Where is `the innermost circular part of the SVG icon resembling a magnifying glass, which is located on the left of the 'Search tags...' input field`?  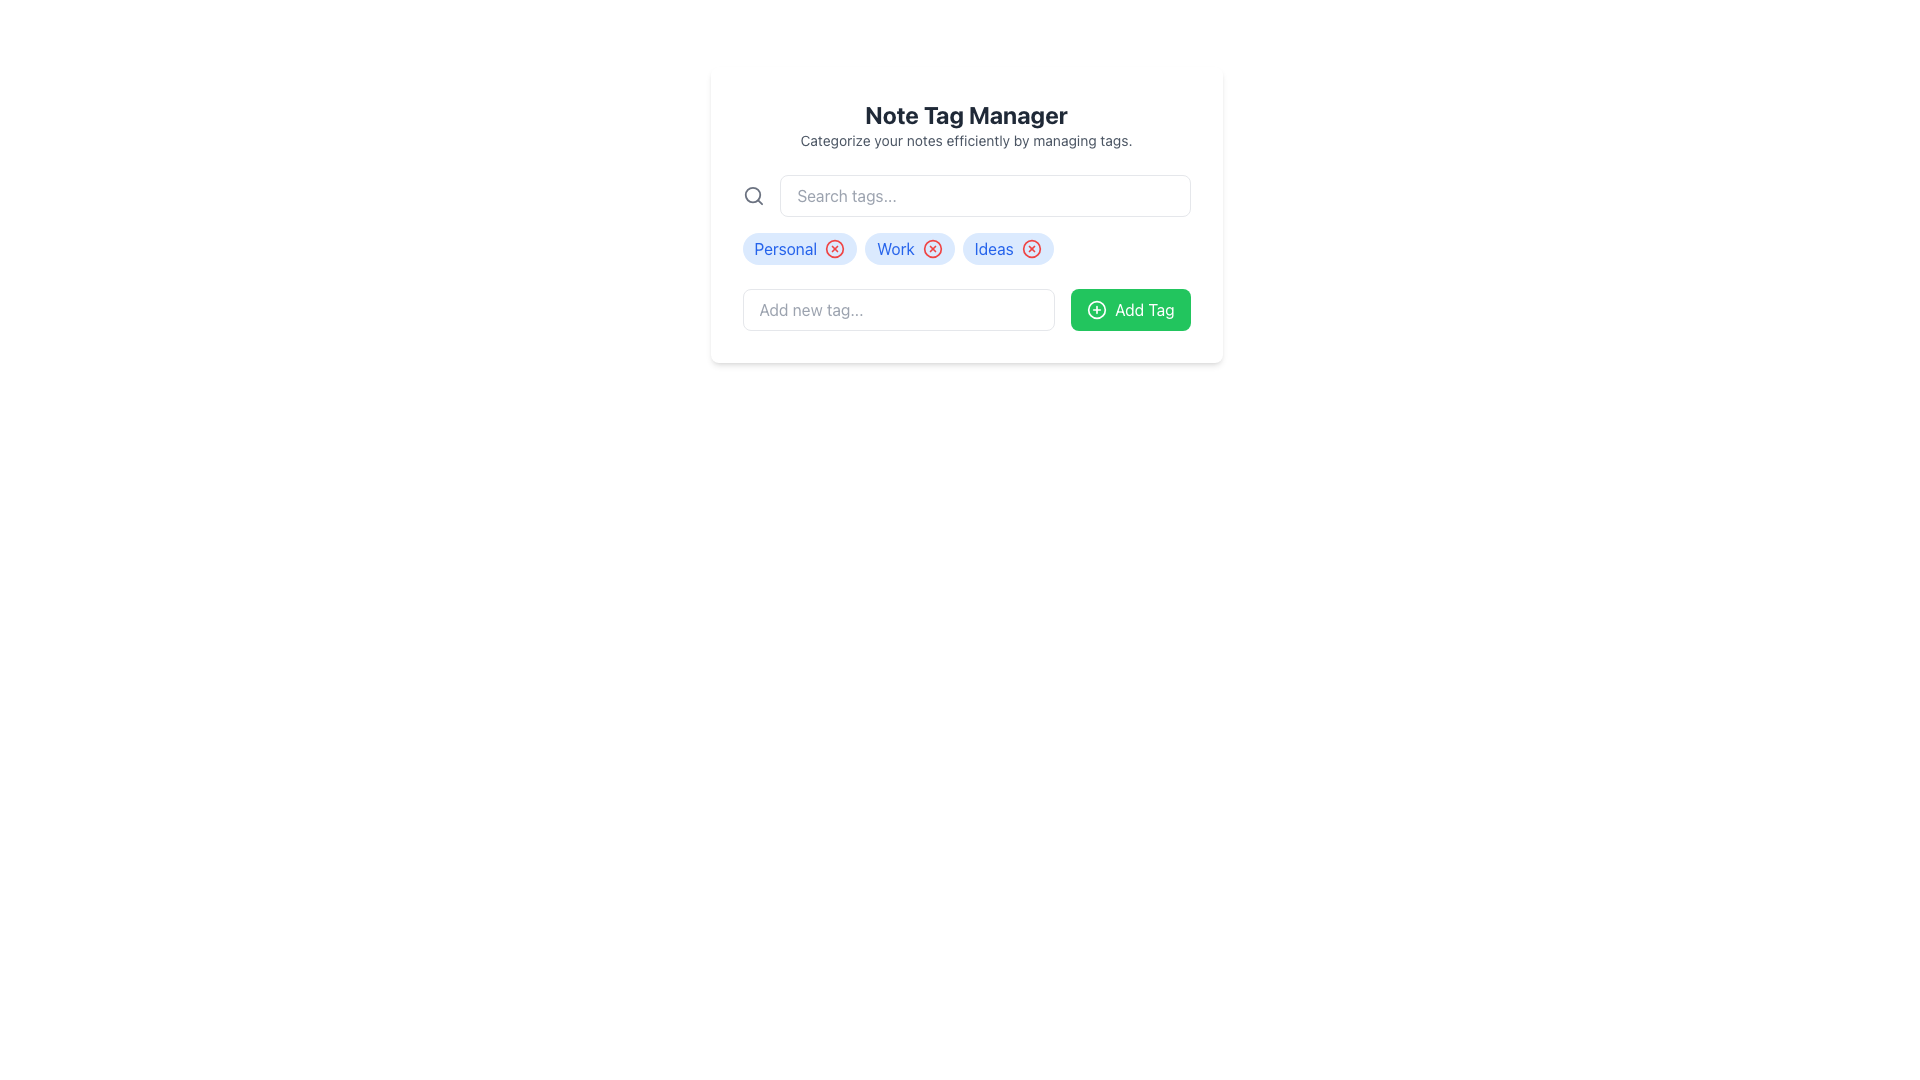
the innermost circular part of the SVG icon resembling a magnifying glass, which is located on the left of the 'Search tags...' input field is located at coordinates (751, 195).